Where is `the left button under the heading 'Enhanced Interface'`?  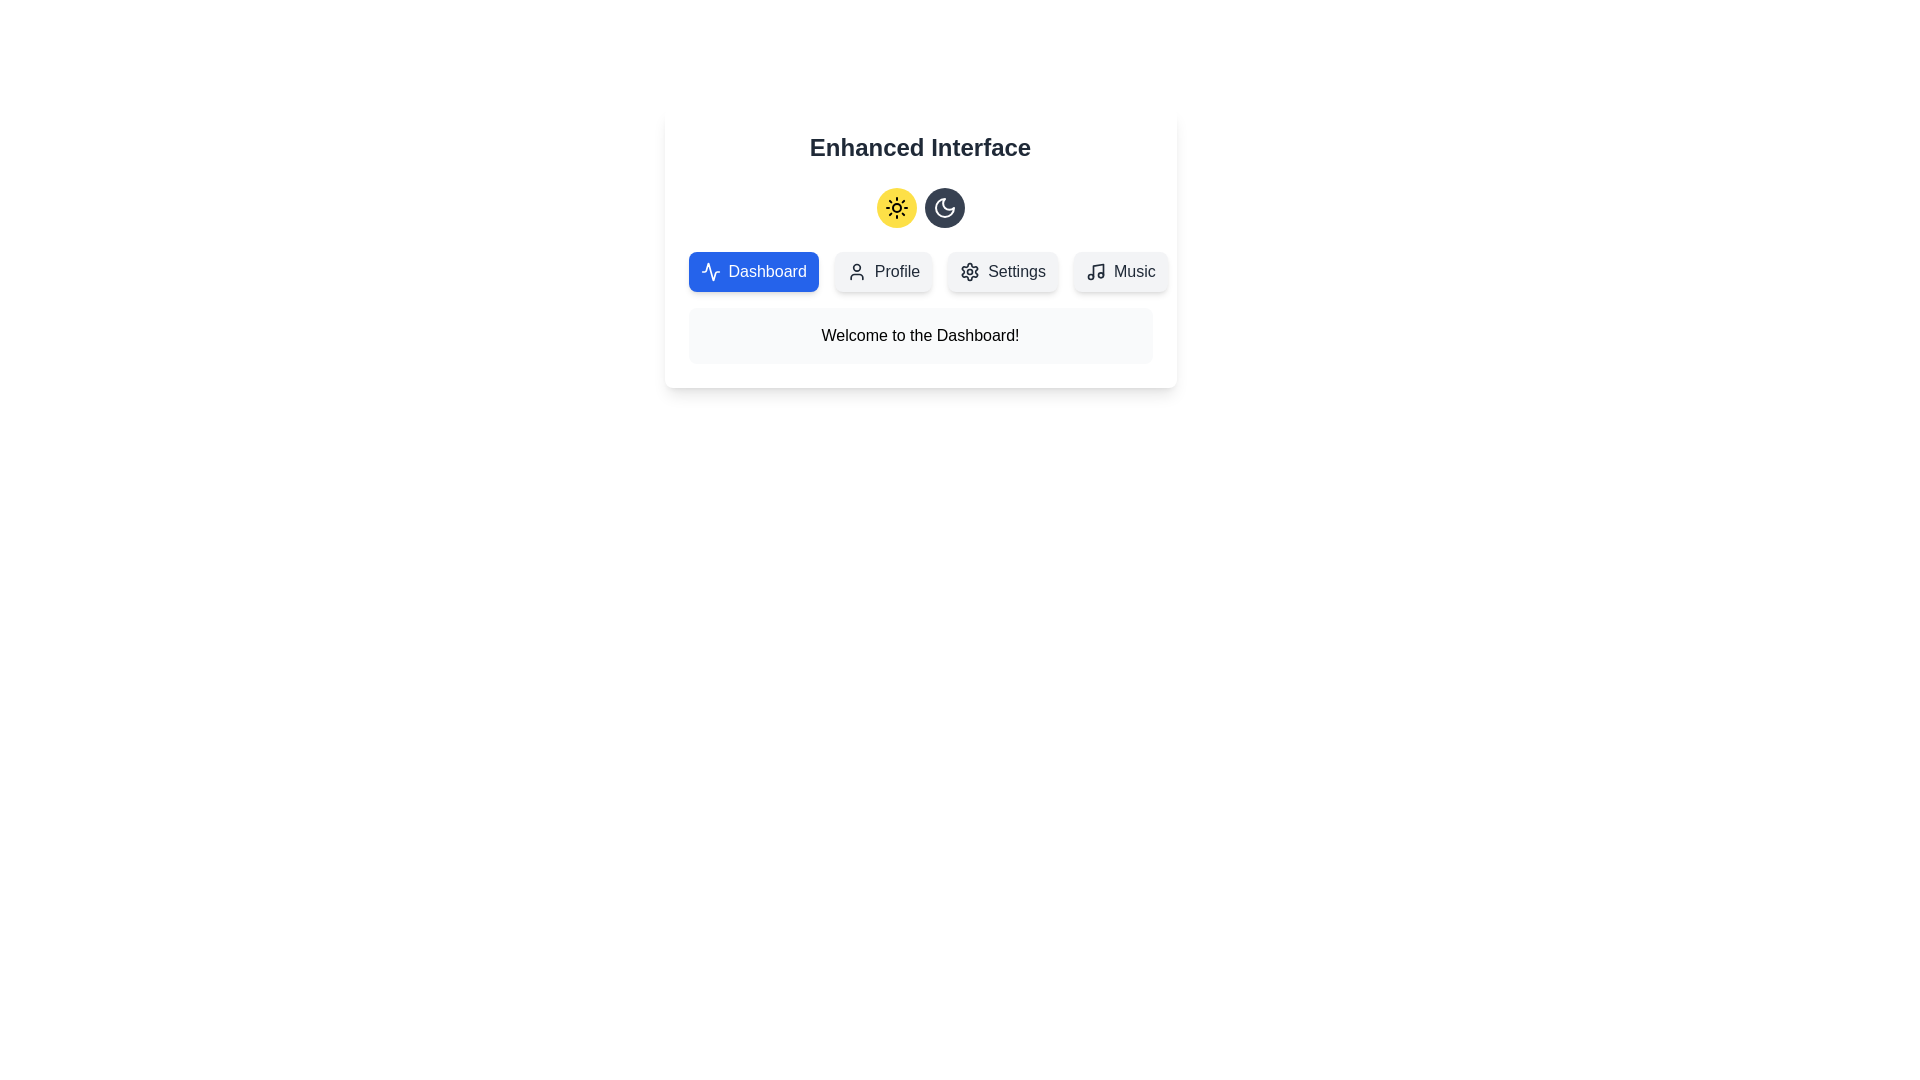 the left button under the heading 'Enhanced Interface' is located at coordinates (895, 208).